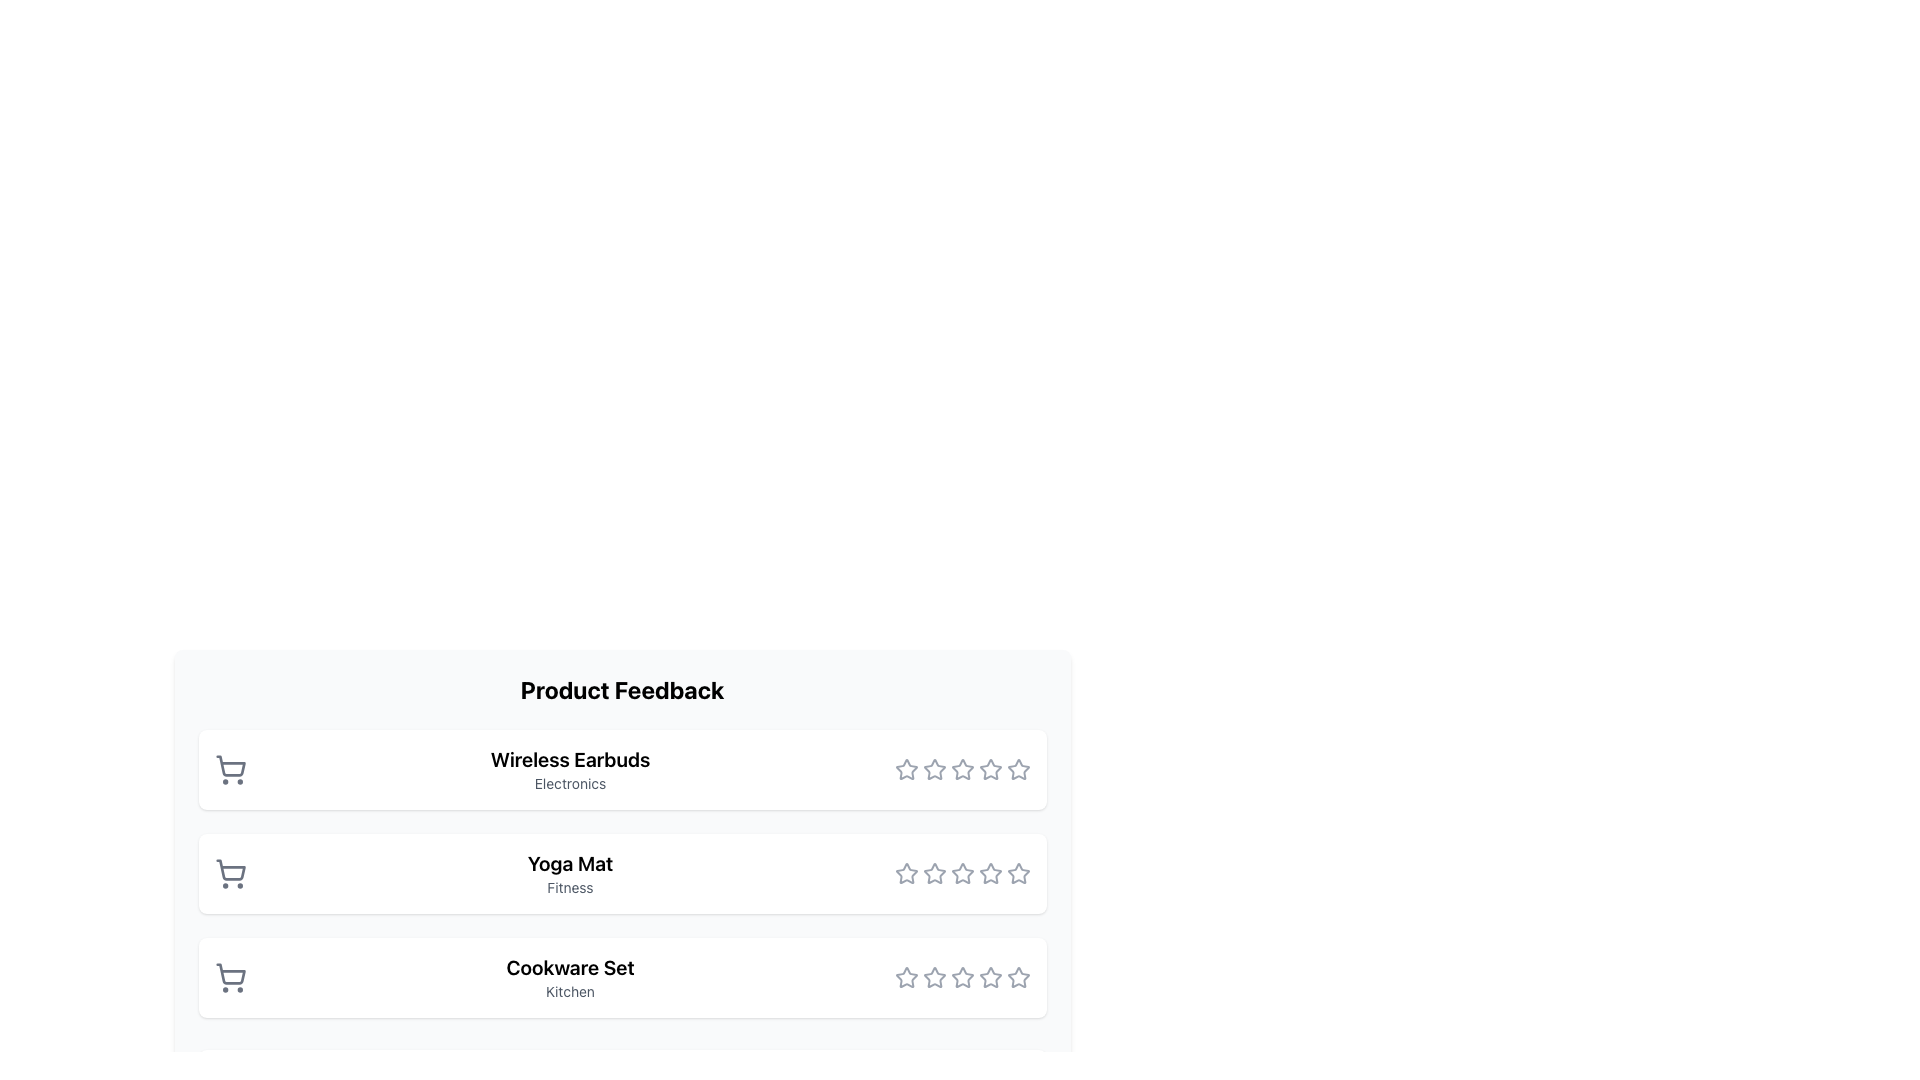 The width and height of the screenshot is (1920, 1080). What do you see at coordinates (905, 872) in the screenshot?
I see `the first star icon in the rating group on the right side of the 'Yoga Mat' row` at bounding box center [905, 872].